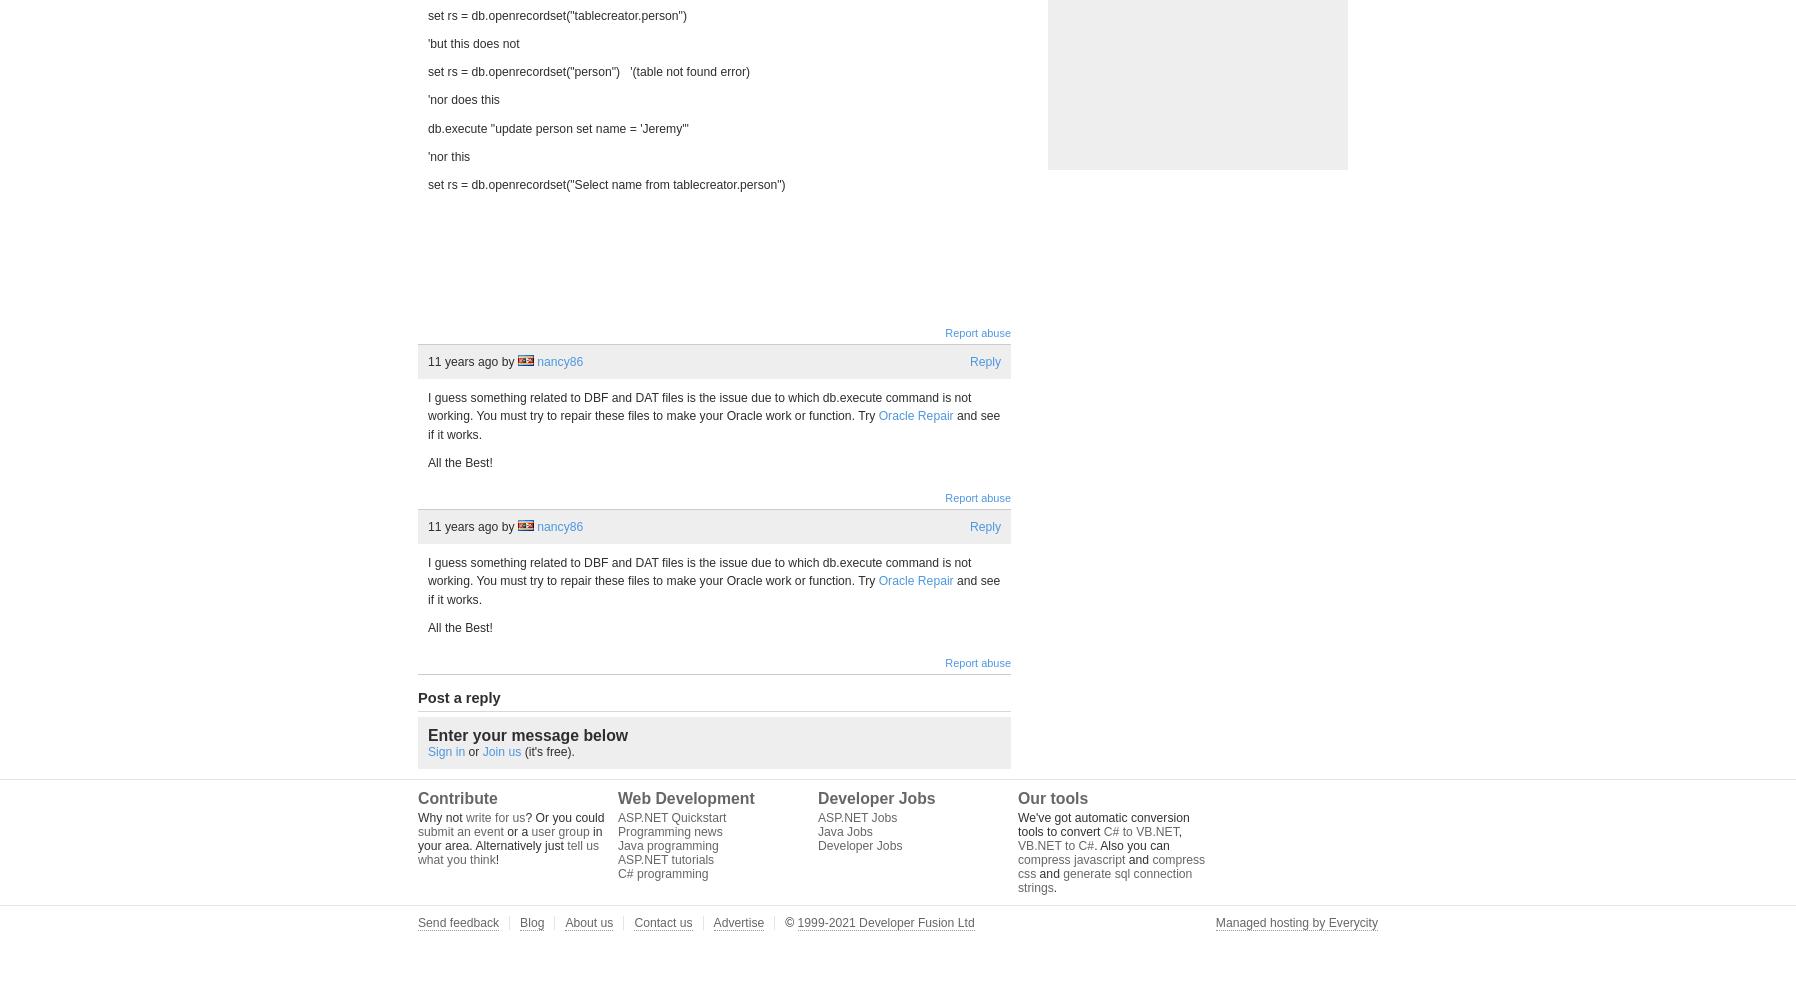  I want to click on 'Enter your message below', so click(527, 734).